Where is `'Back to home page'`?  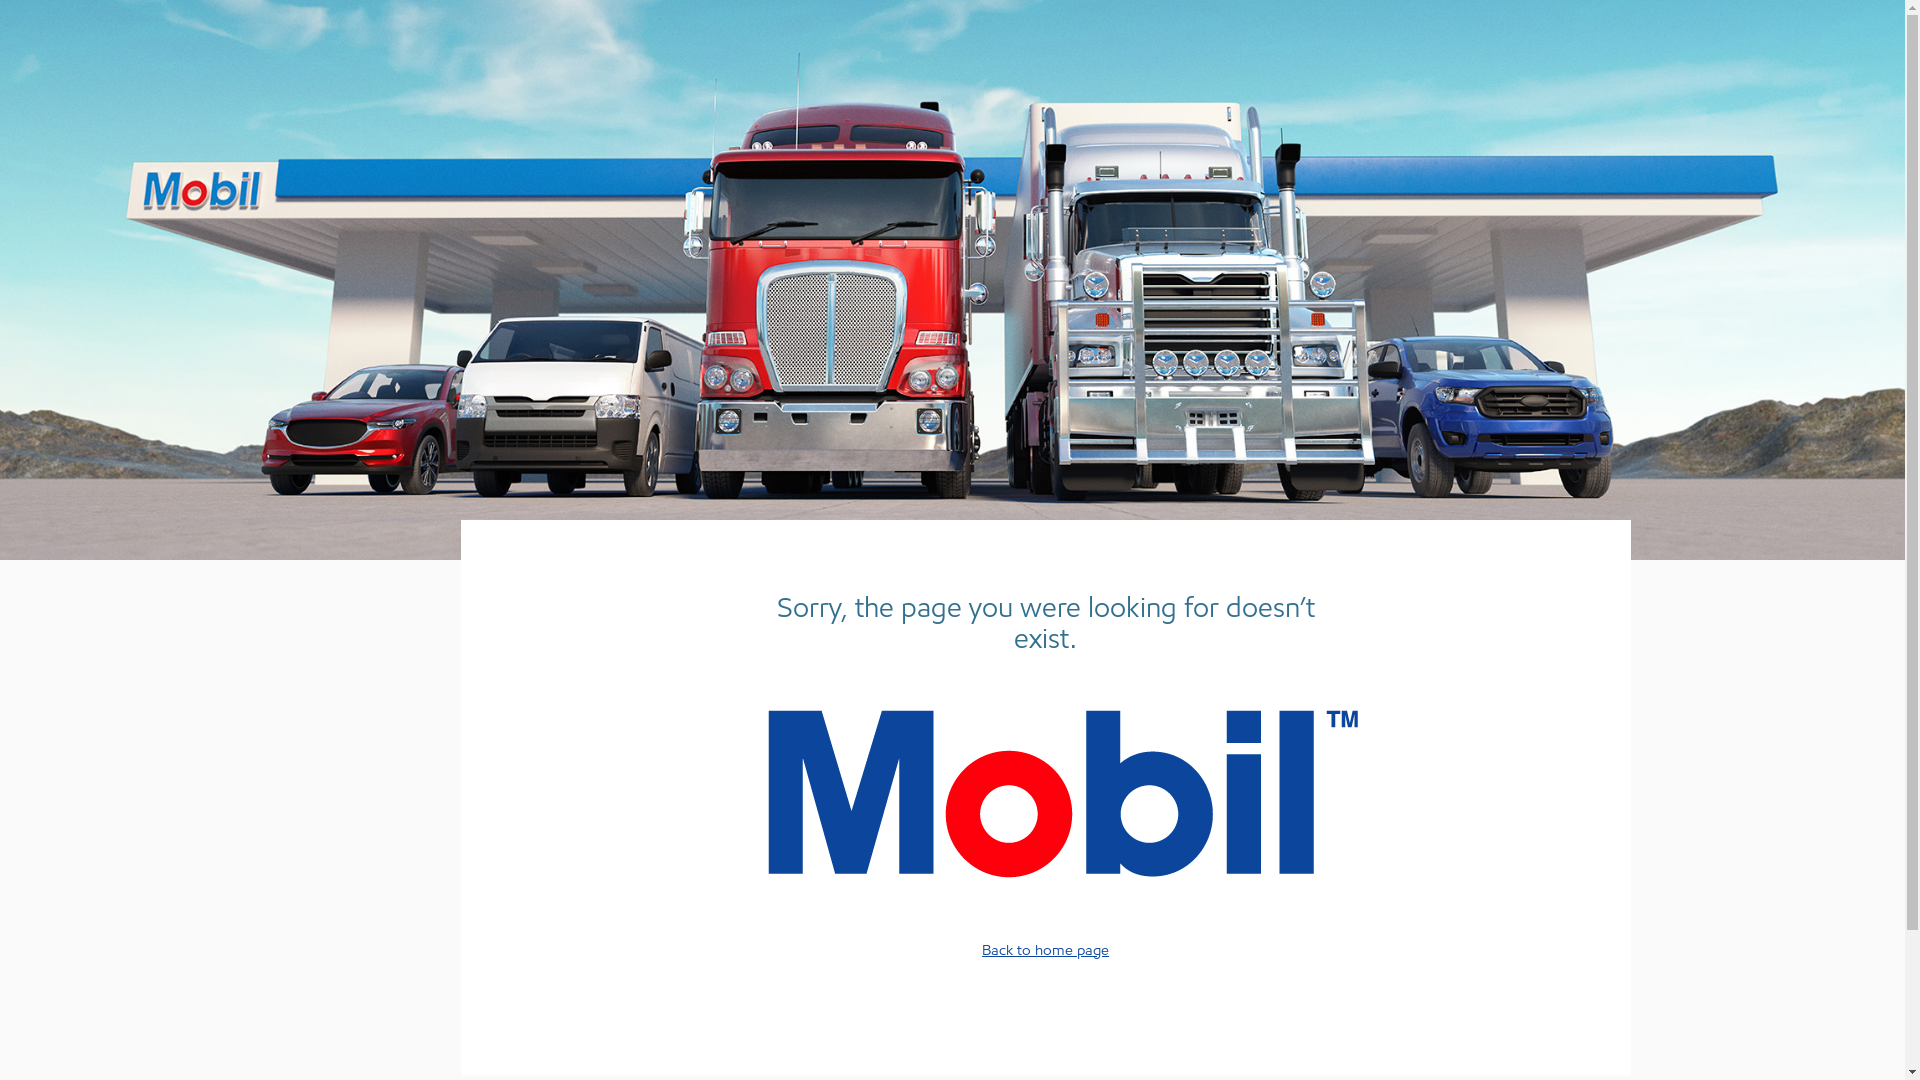
'Back to home page' is located at coordinates (1044, 948).